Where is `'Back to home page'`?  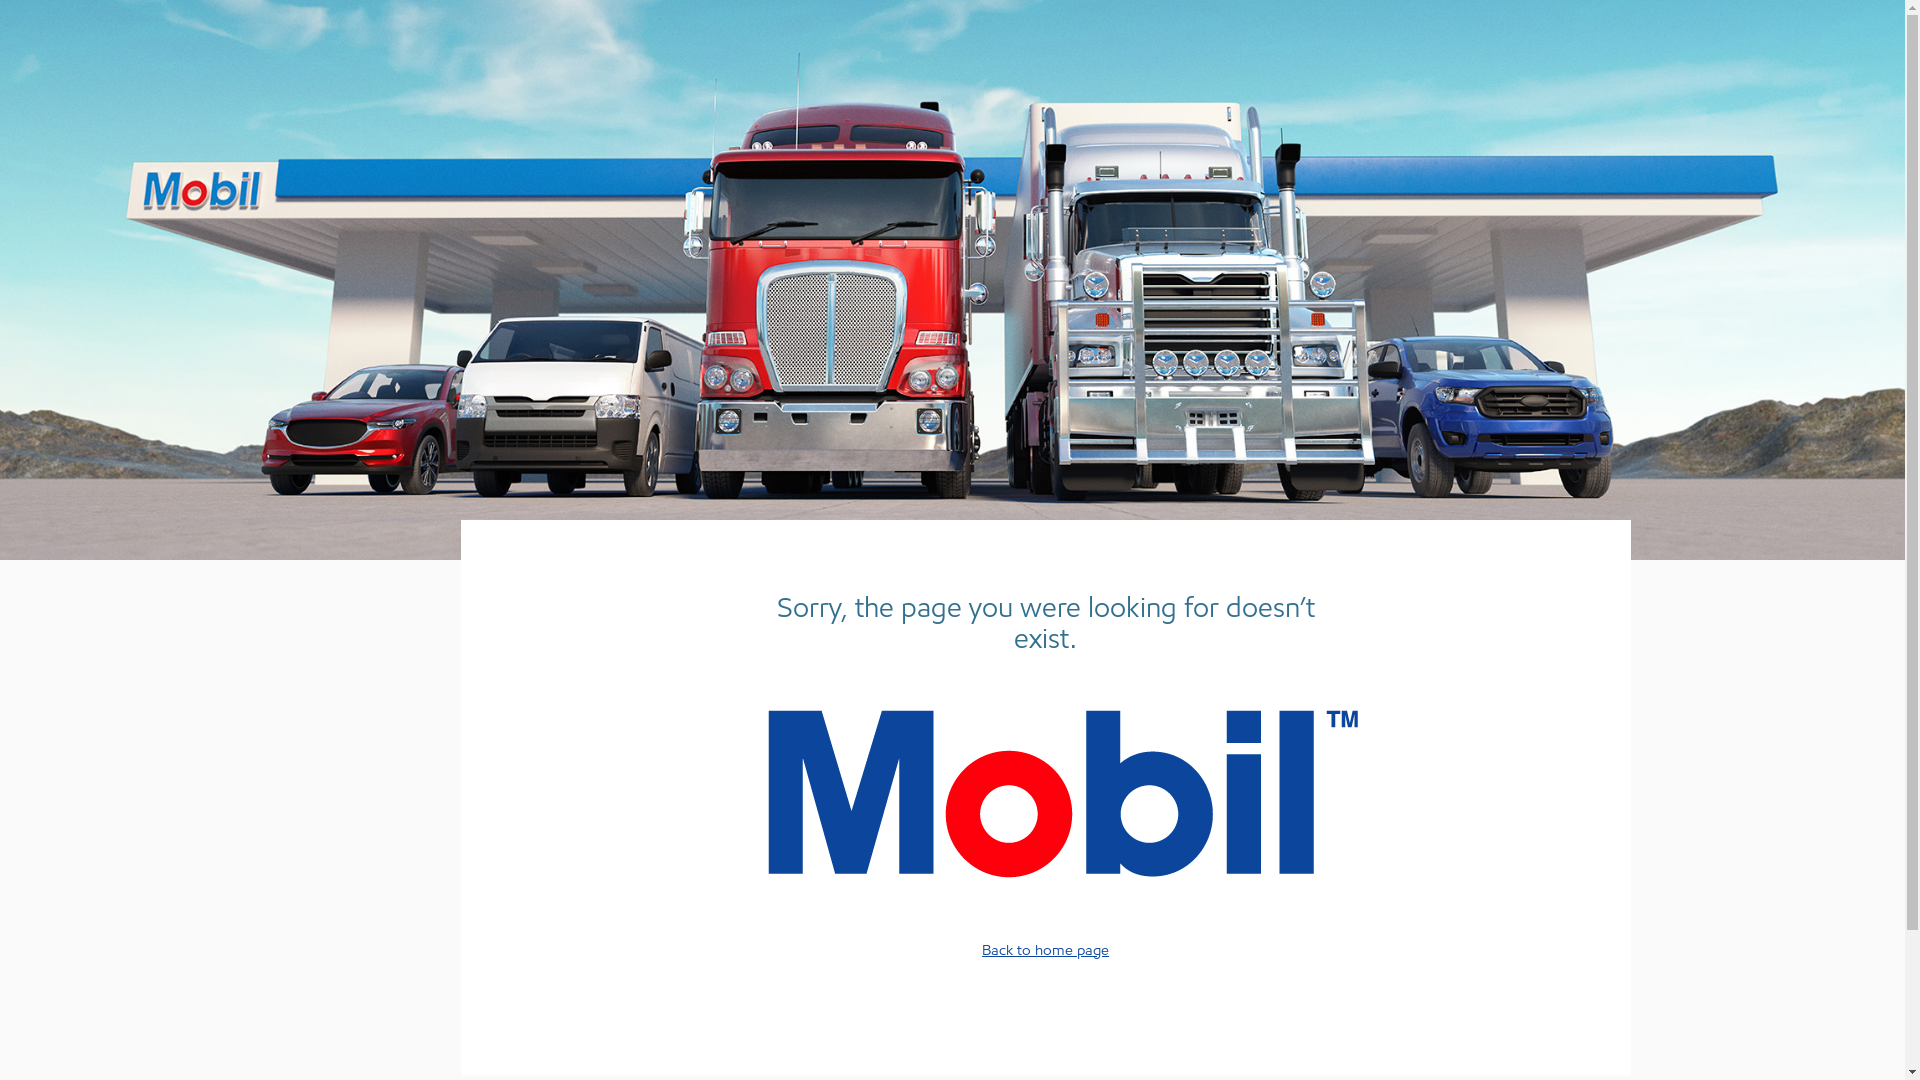
'Back to home page' is located at coordinates (1044, 948).